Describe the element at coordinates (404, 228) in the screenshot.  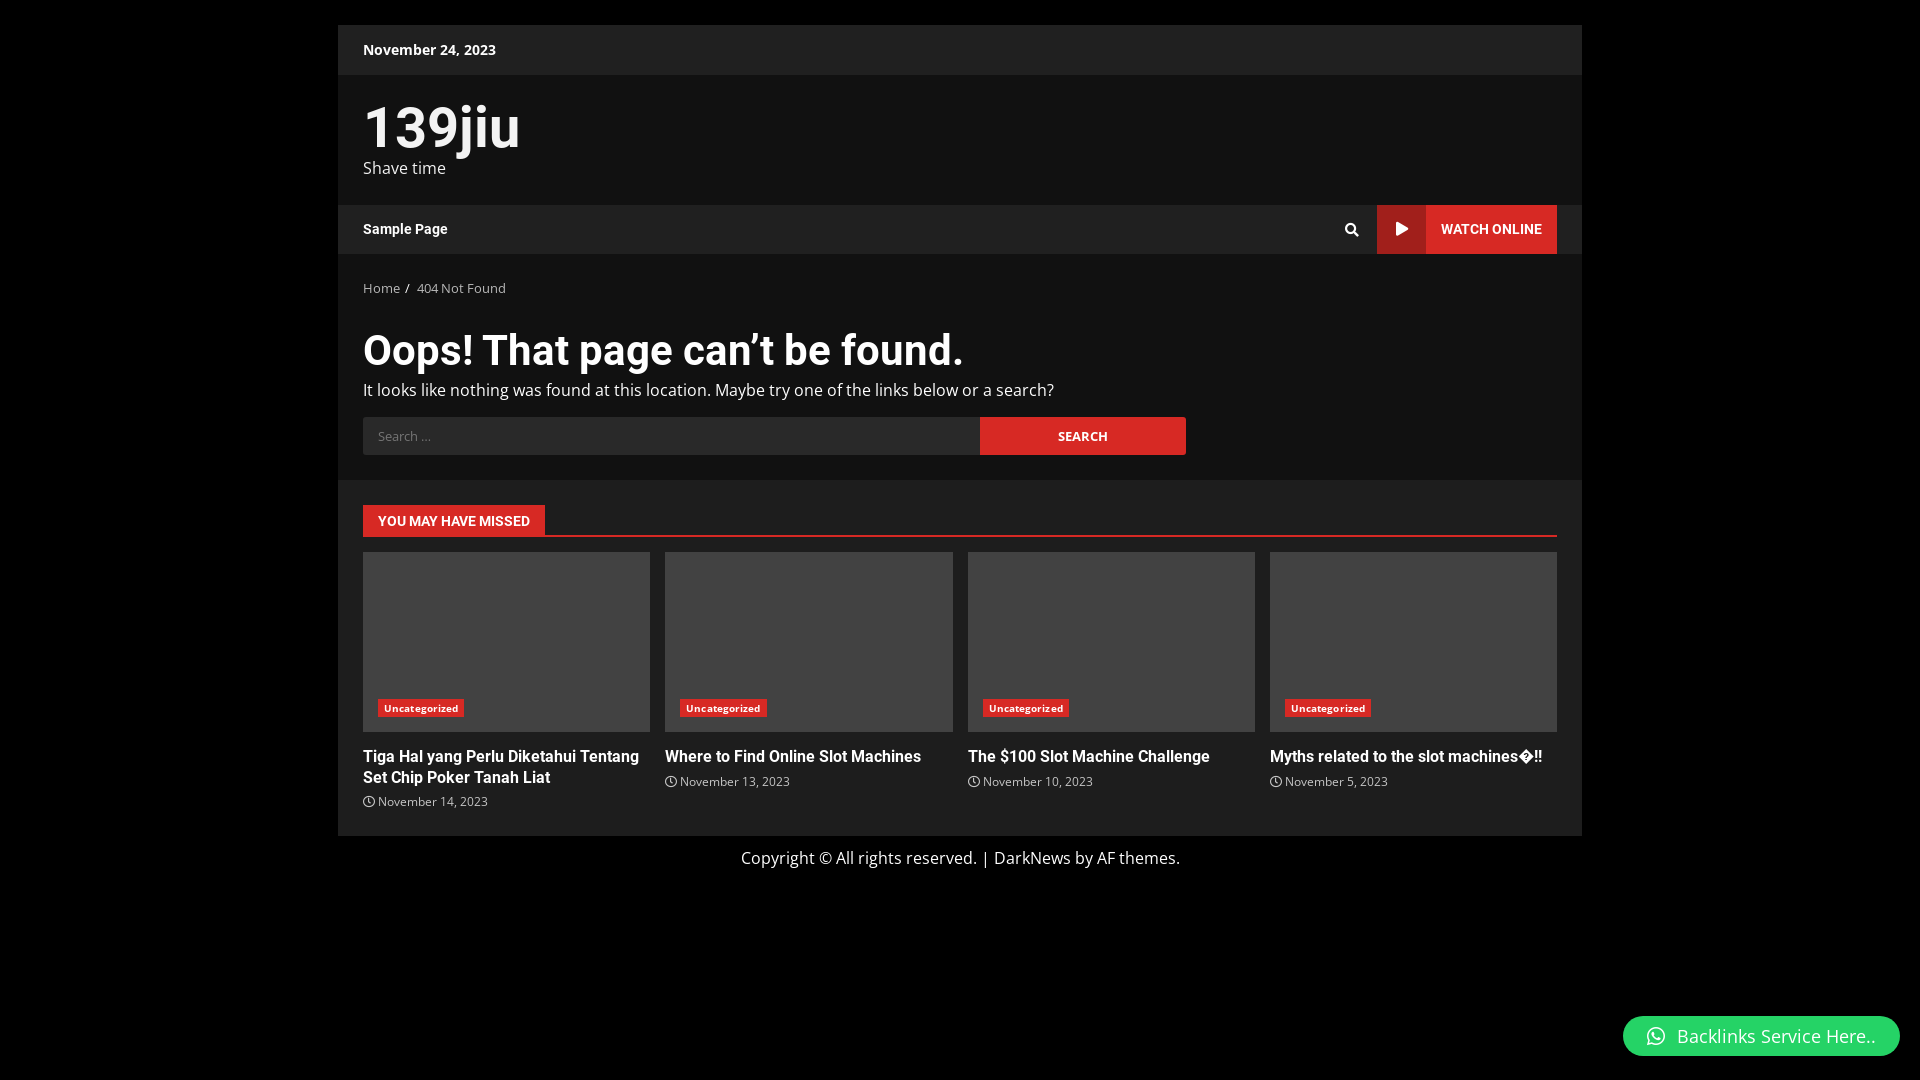
I see `'Sample Page'` at that location.